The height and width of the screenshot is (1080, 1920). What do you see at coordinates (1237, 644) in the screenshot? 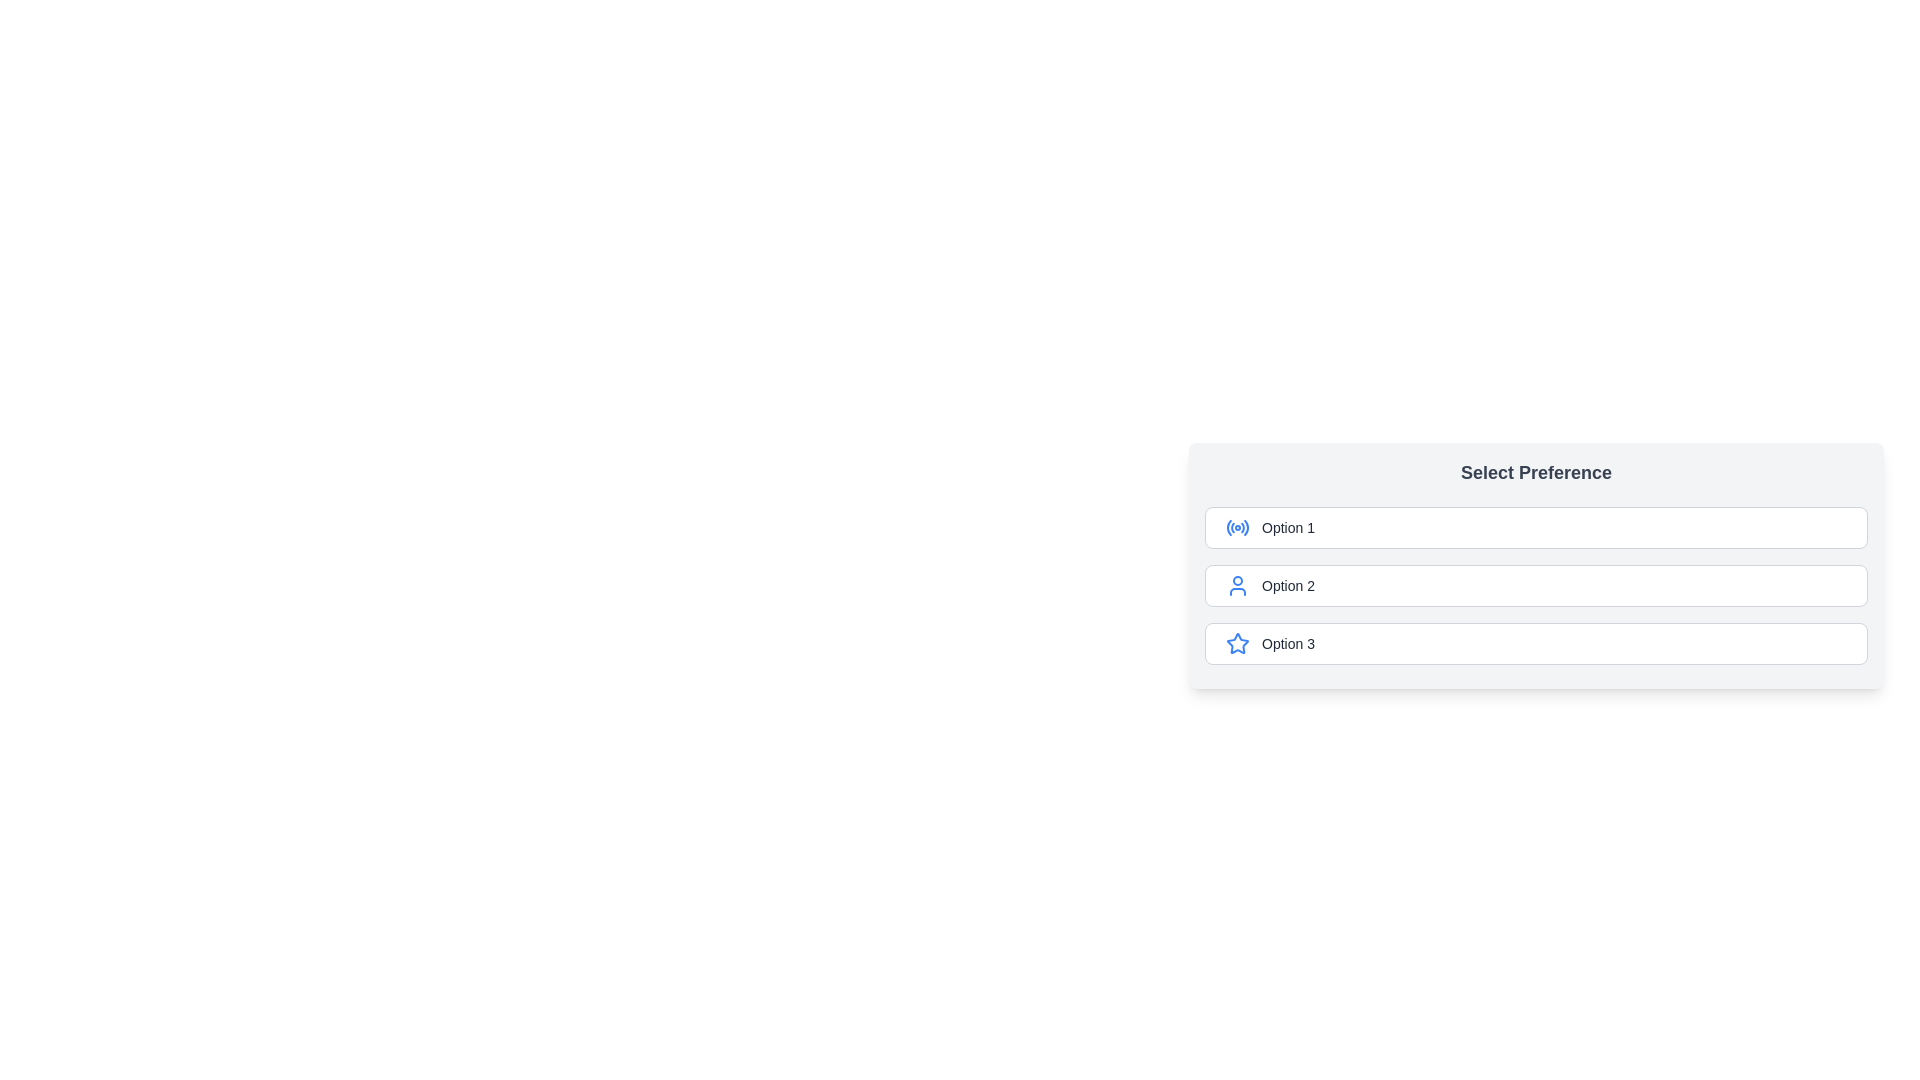
I see `the star-shaped icon associated with 'Option 3', located in the third row of the options list` at bounding box center [1237, 644].